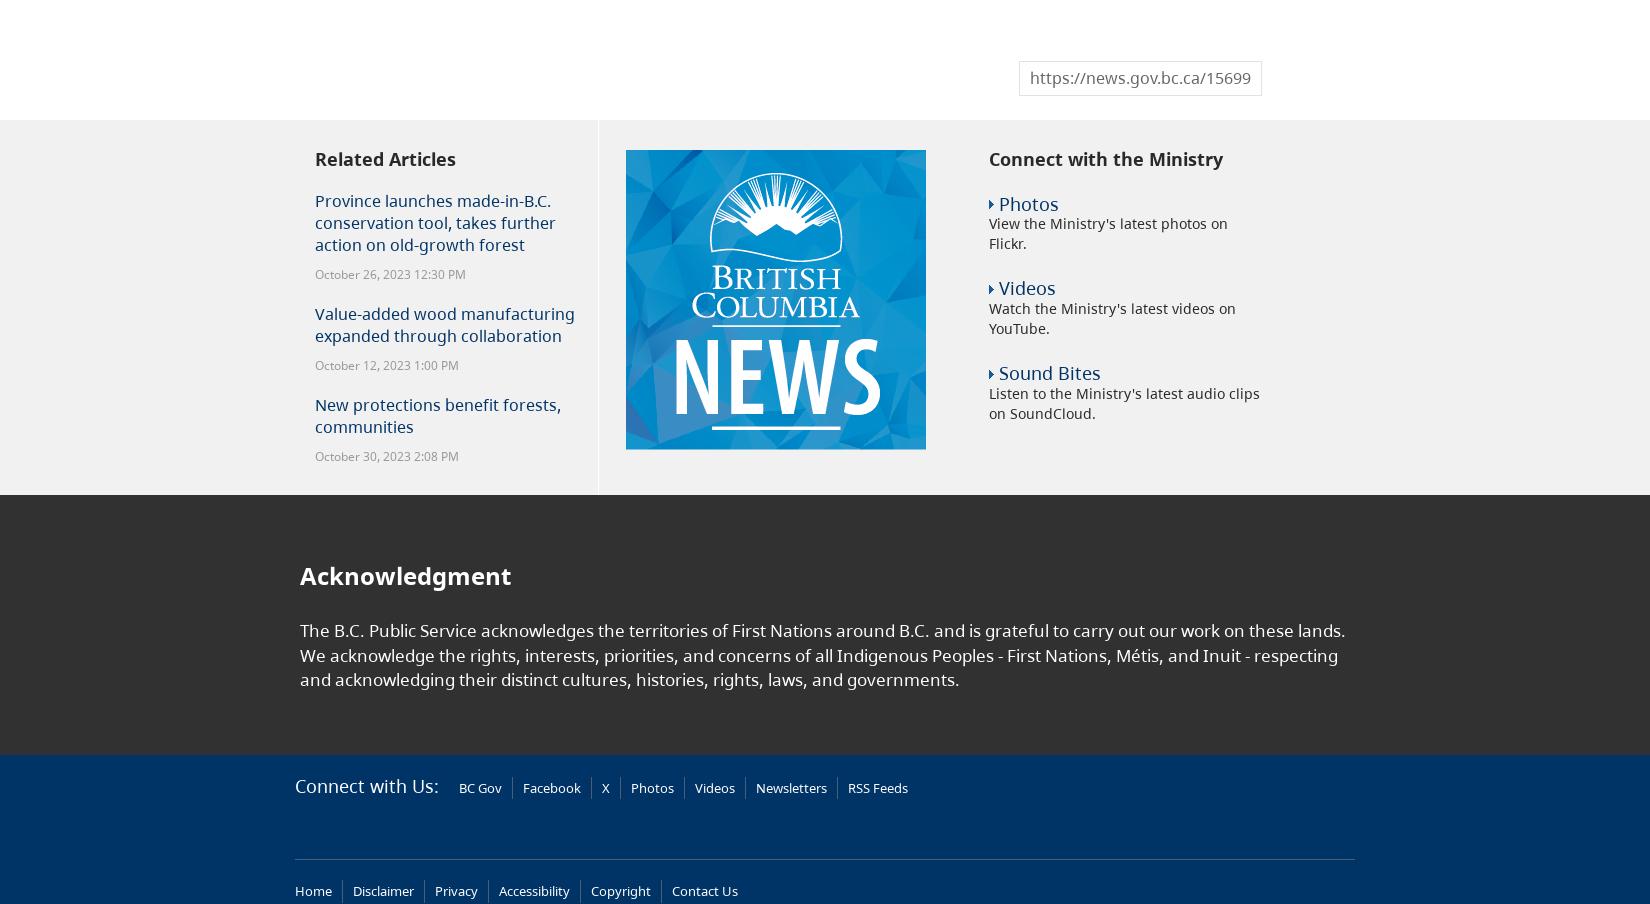  I want to click on 'Connect with Us:', so click(366, 785).